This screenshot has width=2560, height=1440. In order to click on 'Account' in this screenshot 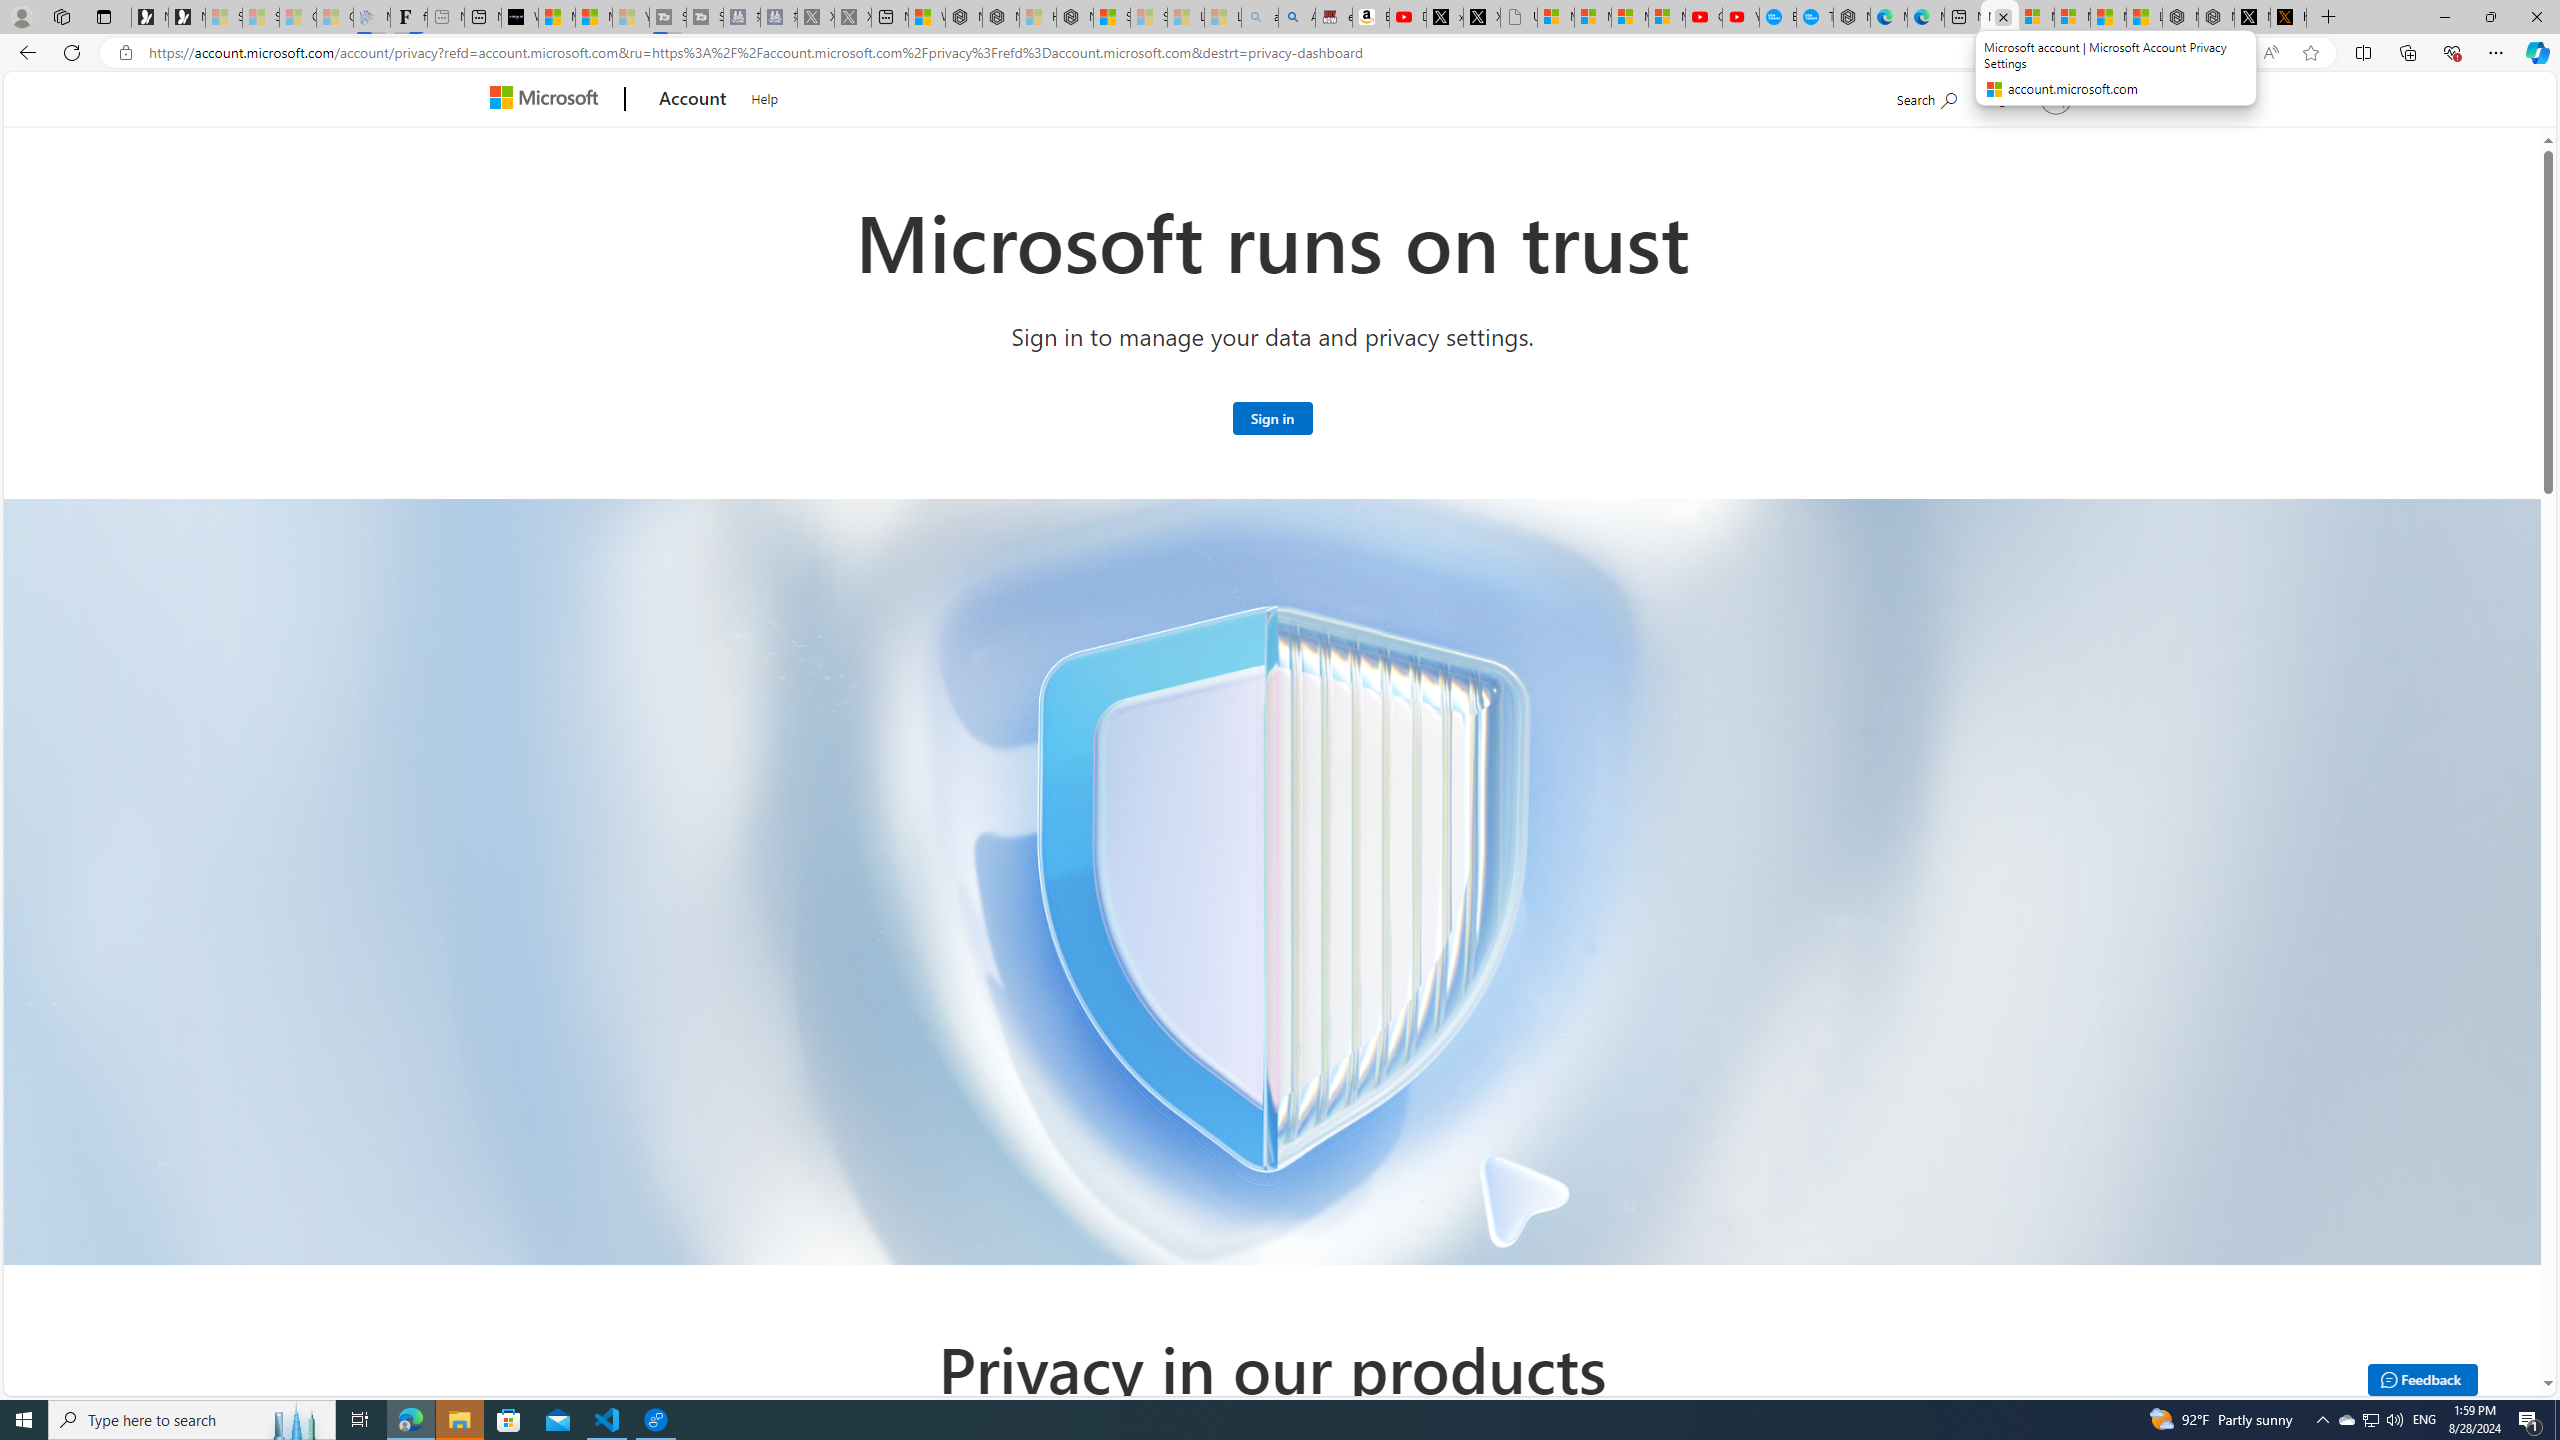, I will do `click(692, 99)`.